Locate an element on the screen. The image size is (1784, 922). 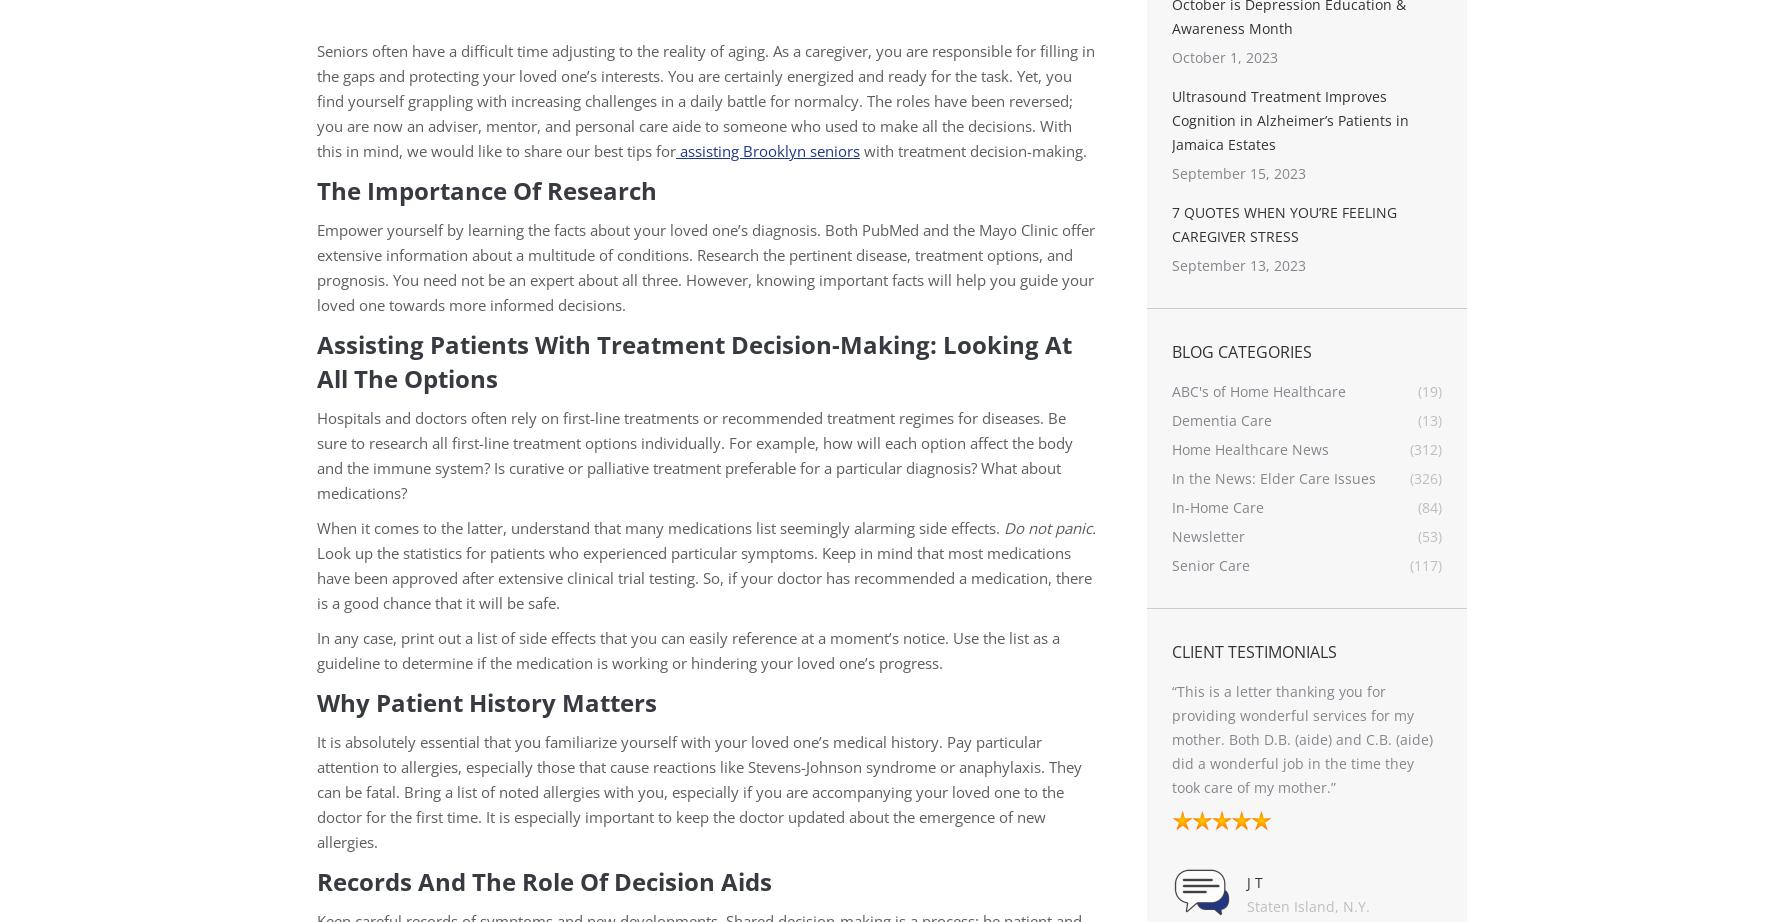
'It is absolutely essential that you familiarize yourself with your loved one’s medical history. Pay particular attention to allergies, especially those that cause reactions like Stevens-Johnson syndrome or anaphylaxis. They can be fatal. Bring a list of noted allergies with you, especially if you are accompanying your loved one to the doctor for the first time. It is especially important to keep the doctor updated about the emergence of new allergies.' is located at coordinates (699, 790).